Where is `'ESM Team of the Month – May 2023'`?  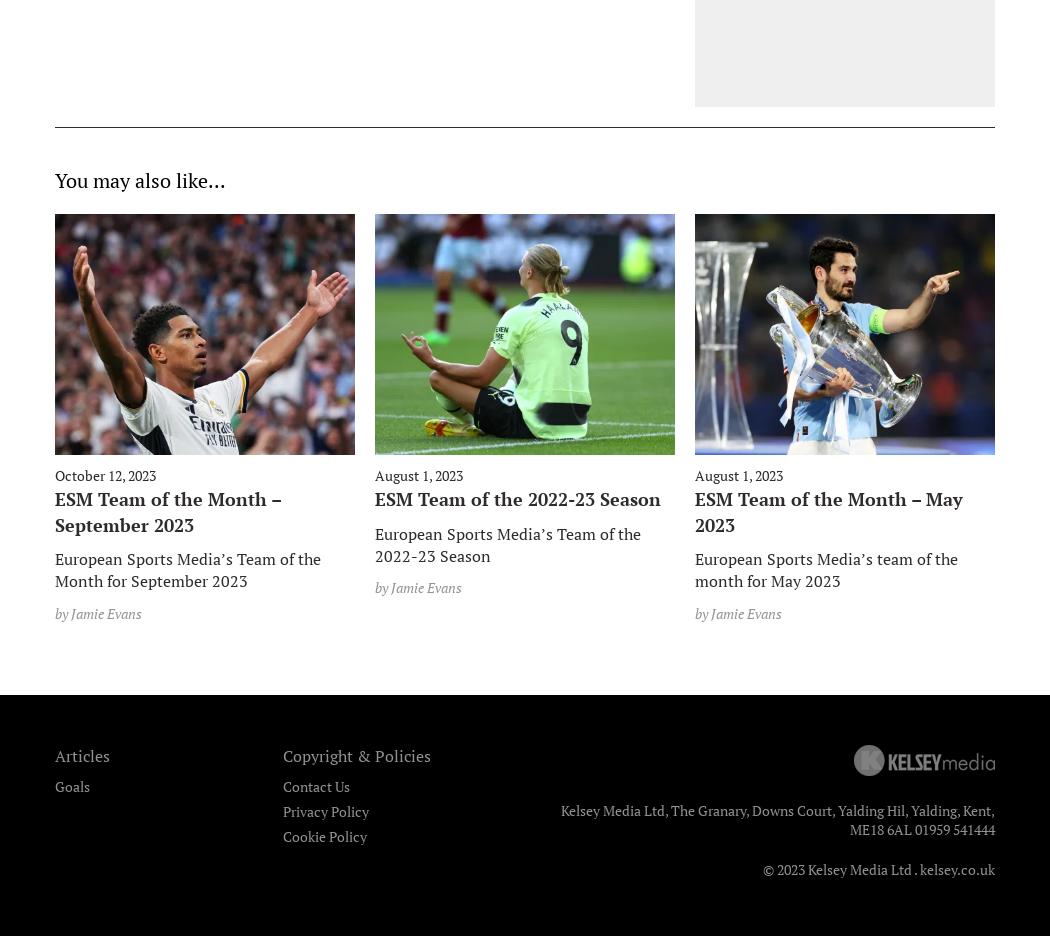 'ESM Team of the Month – May 2023' is located at coordinates (828, 511).